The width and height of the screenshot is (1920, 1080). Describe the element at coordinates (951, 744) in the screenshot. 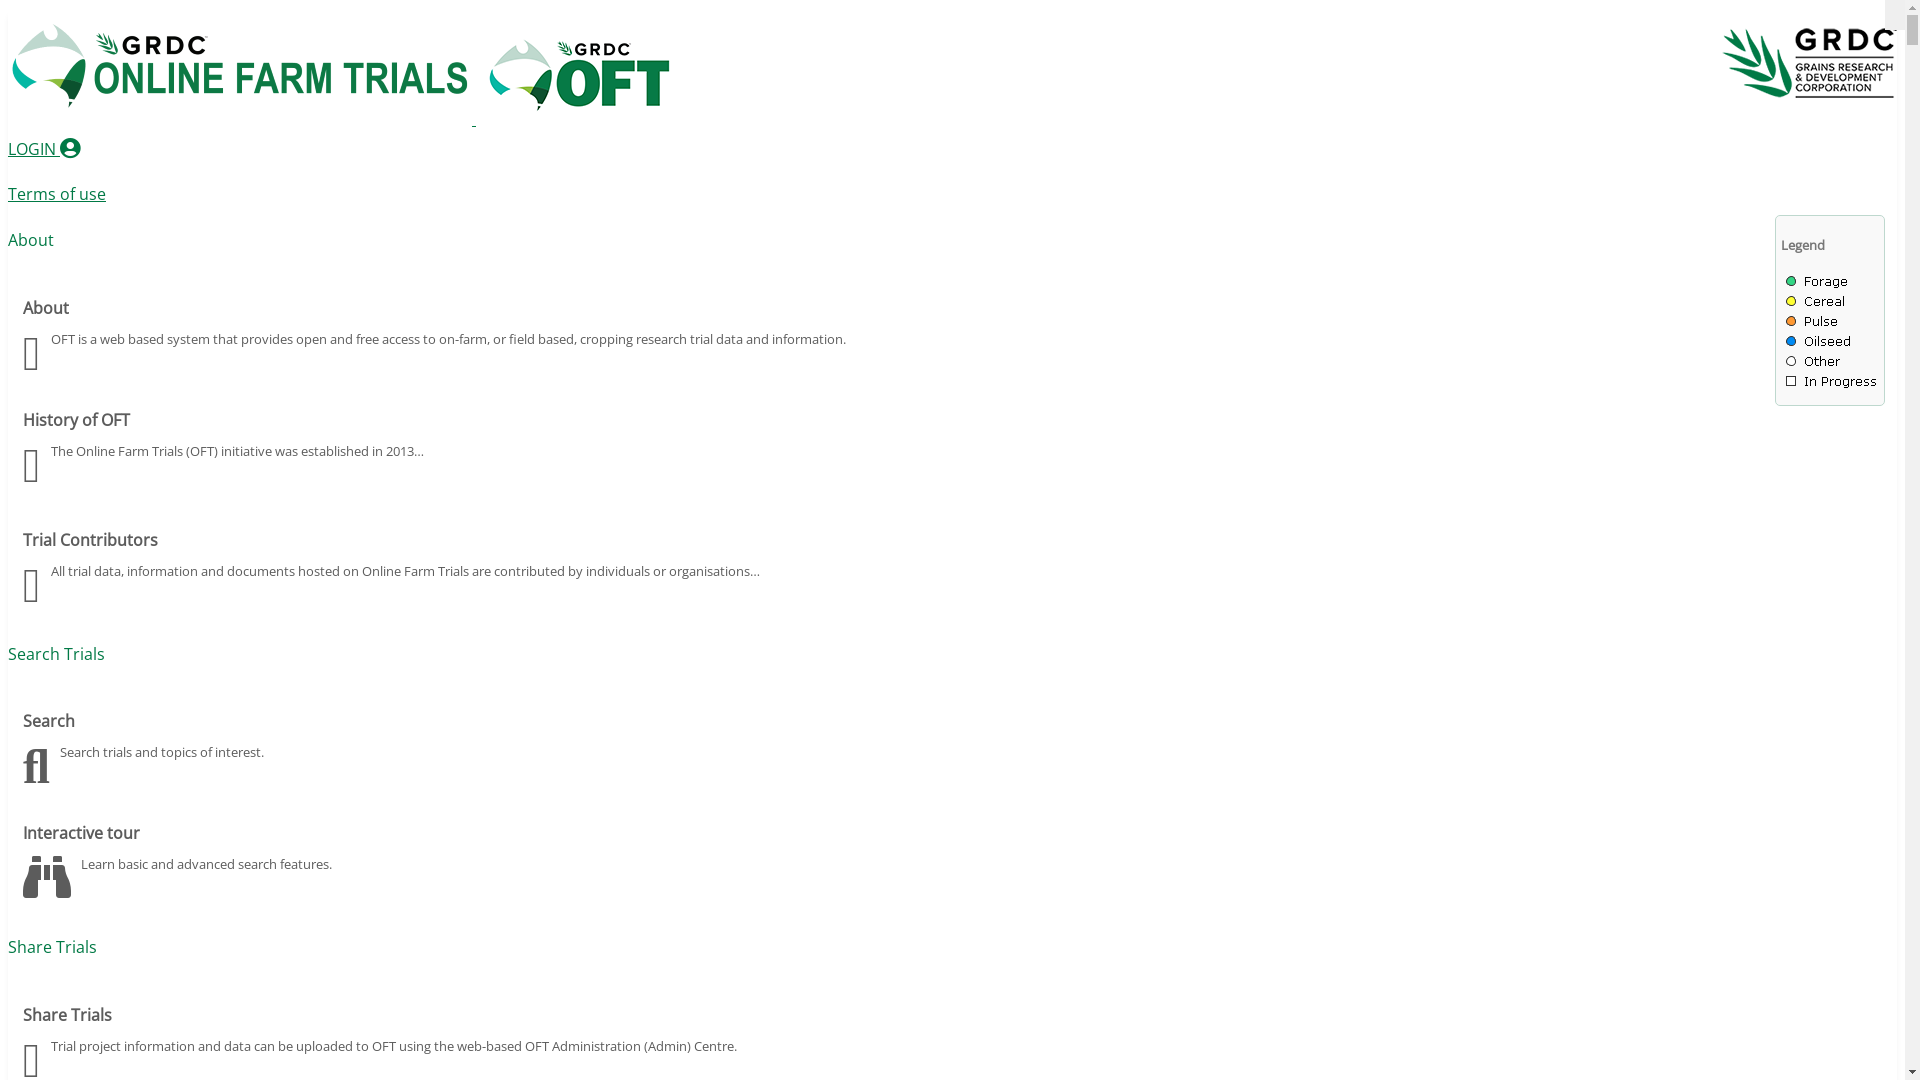

I see `'Search` at that location.